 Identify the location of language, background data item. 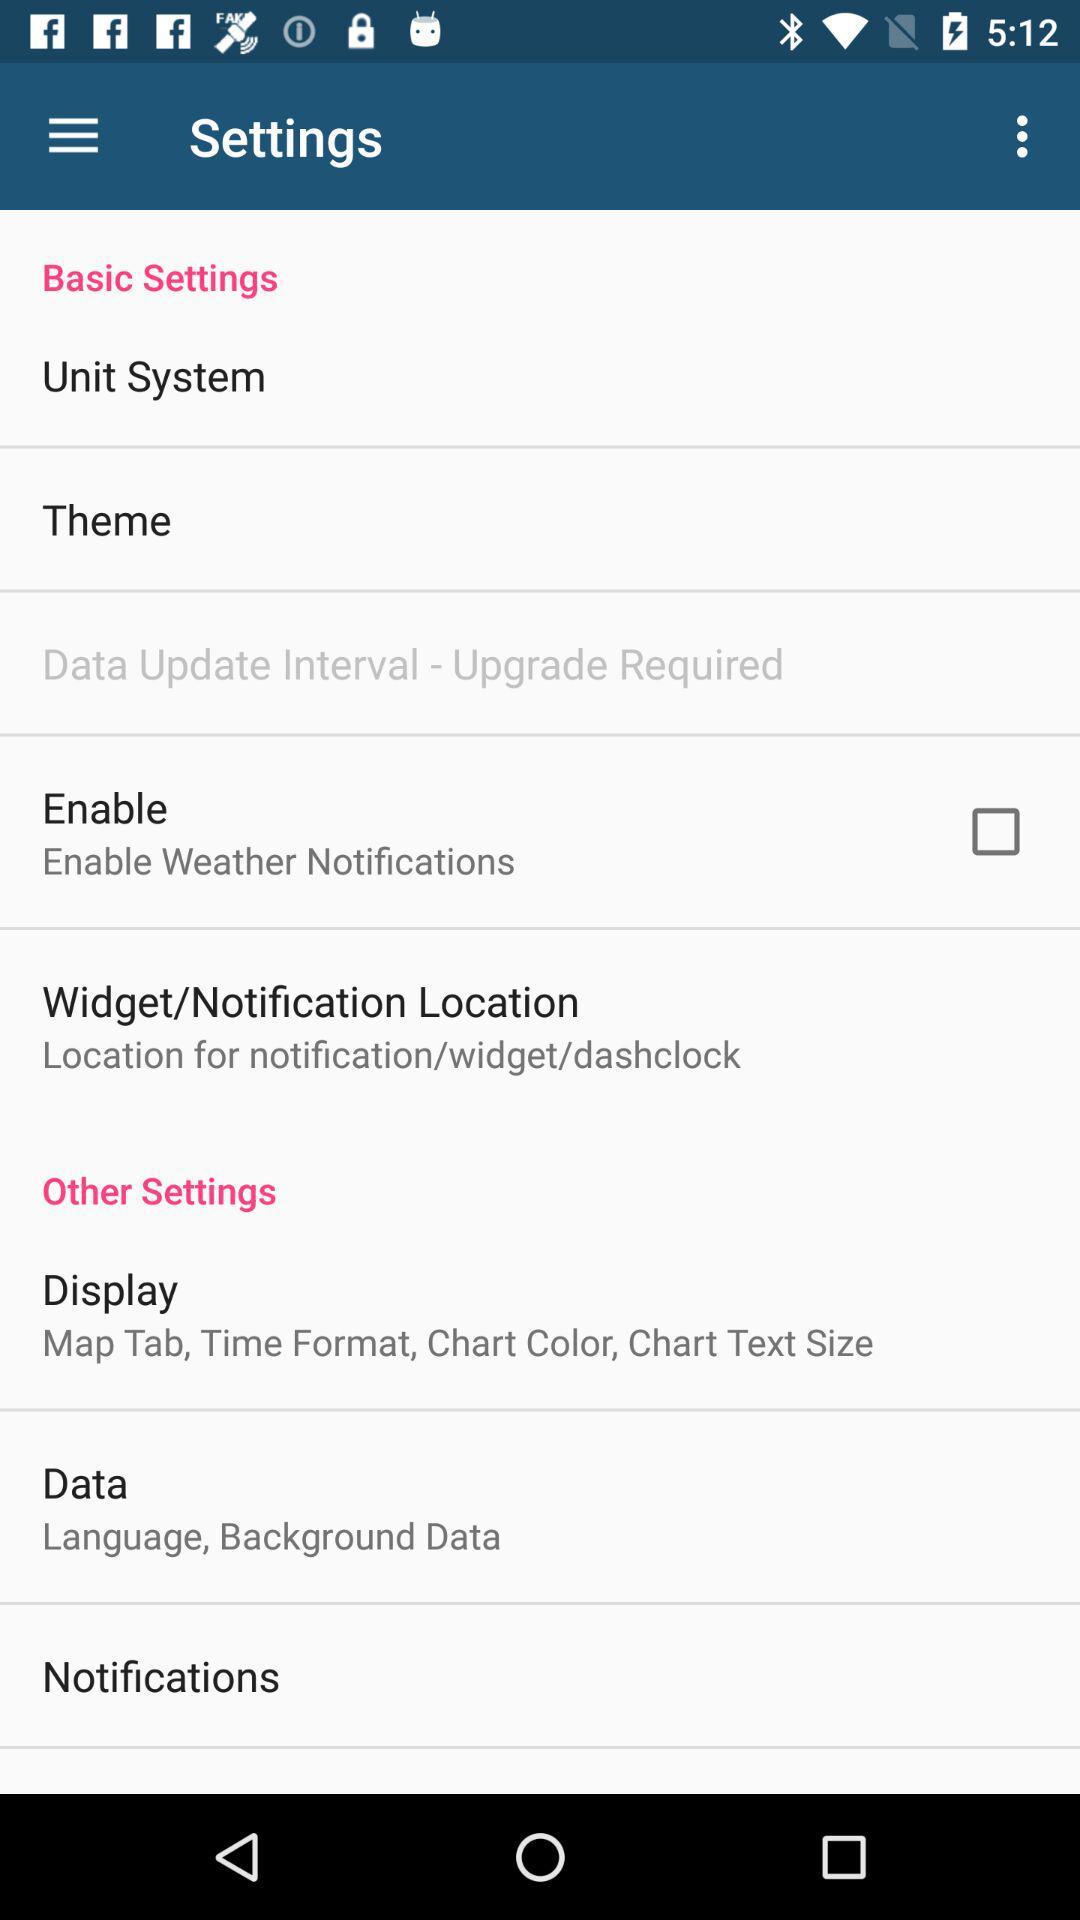
(271, 1534).